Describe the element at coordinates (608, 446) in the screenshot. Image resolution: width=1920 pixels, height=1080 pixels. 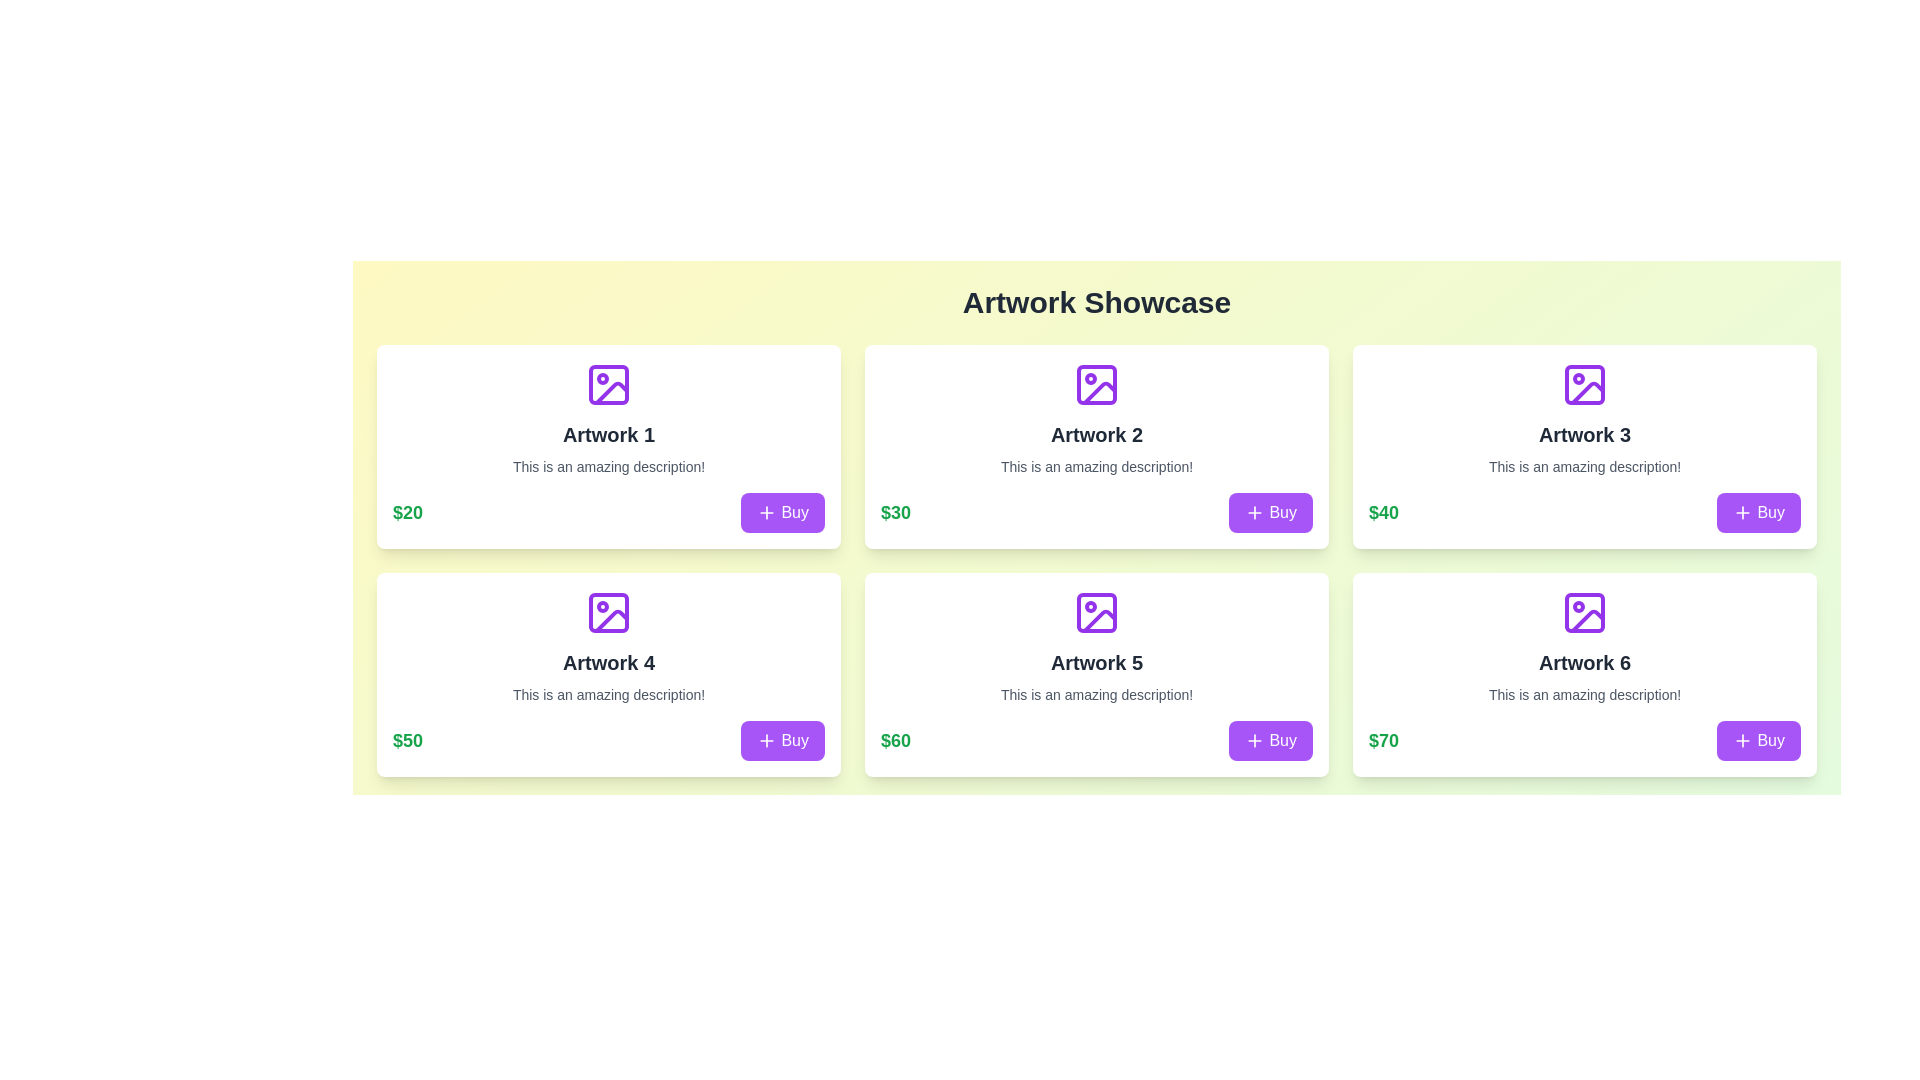
I see `the Card component displaying product information, located at the top-left corner of the grid layout` at that location.